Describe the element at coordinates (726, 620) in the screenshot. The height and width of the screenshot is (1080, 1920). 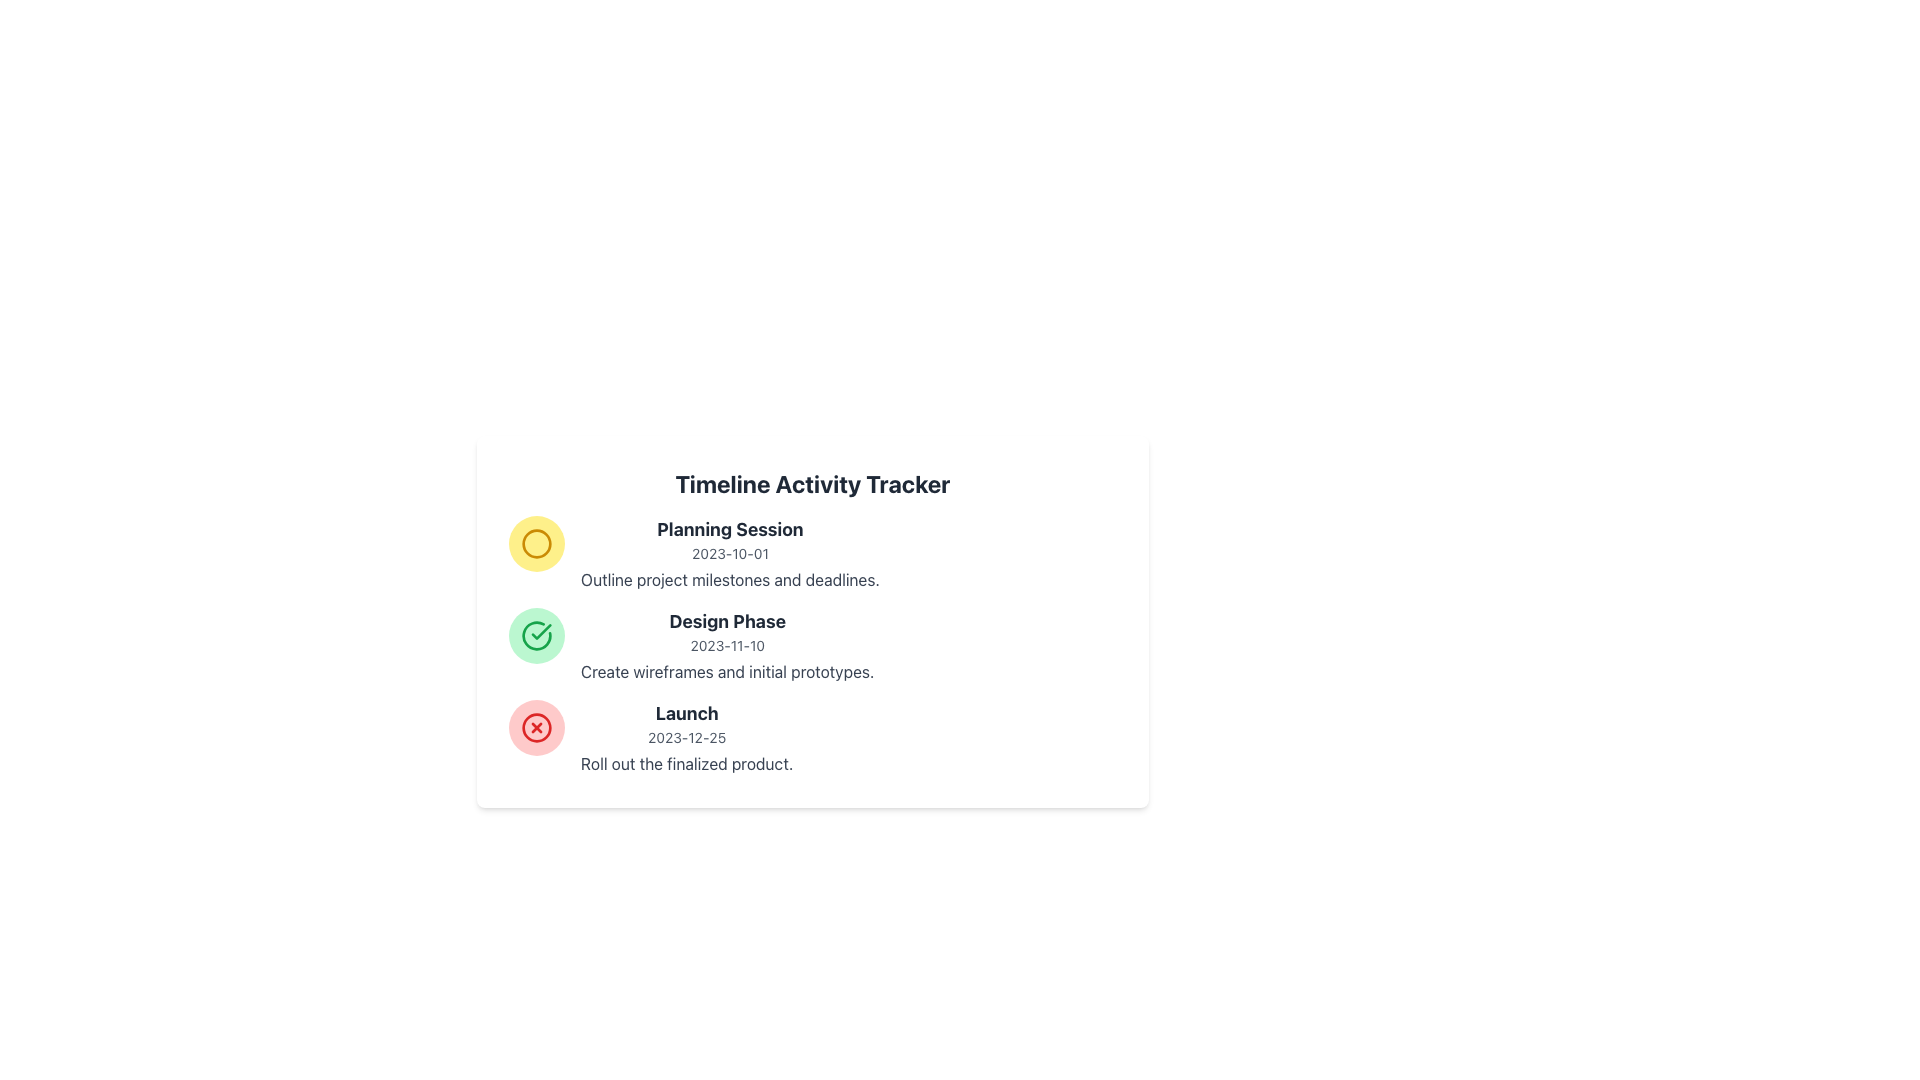
I see `the text label that reads 'Design Phase'` at that location.